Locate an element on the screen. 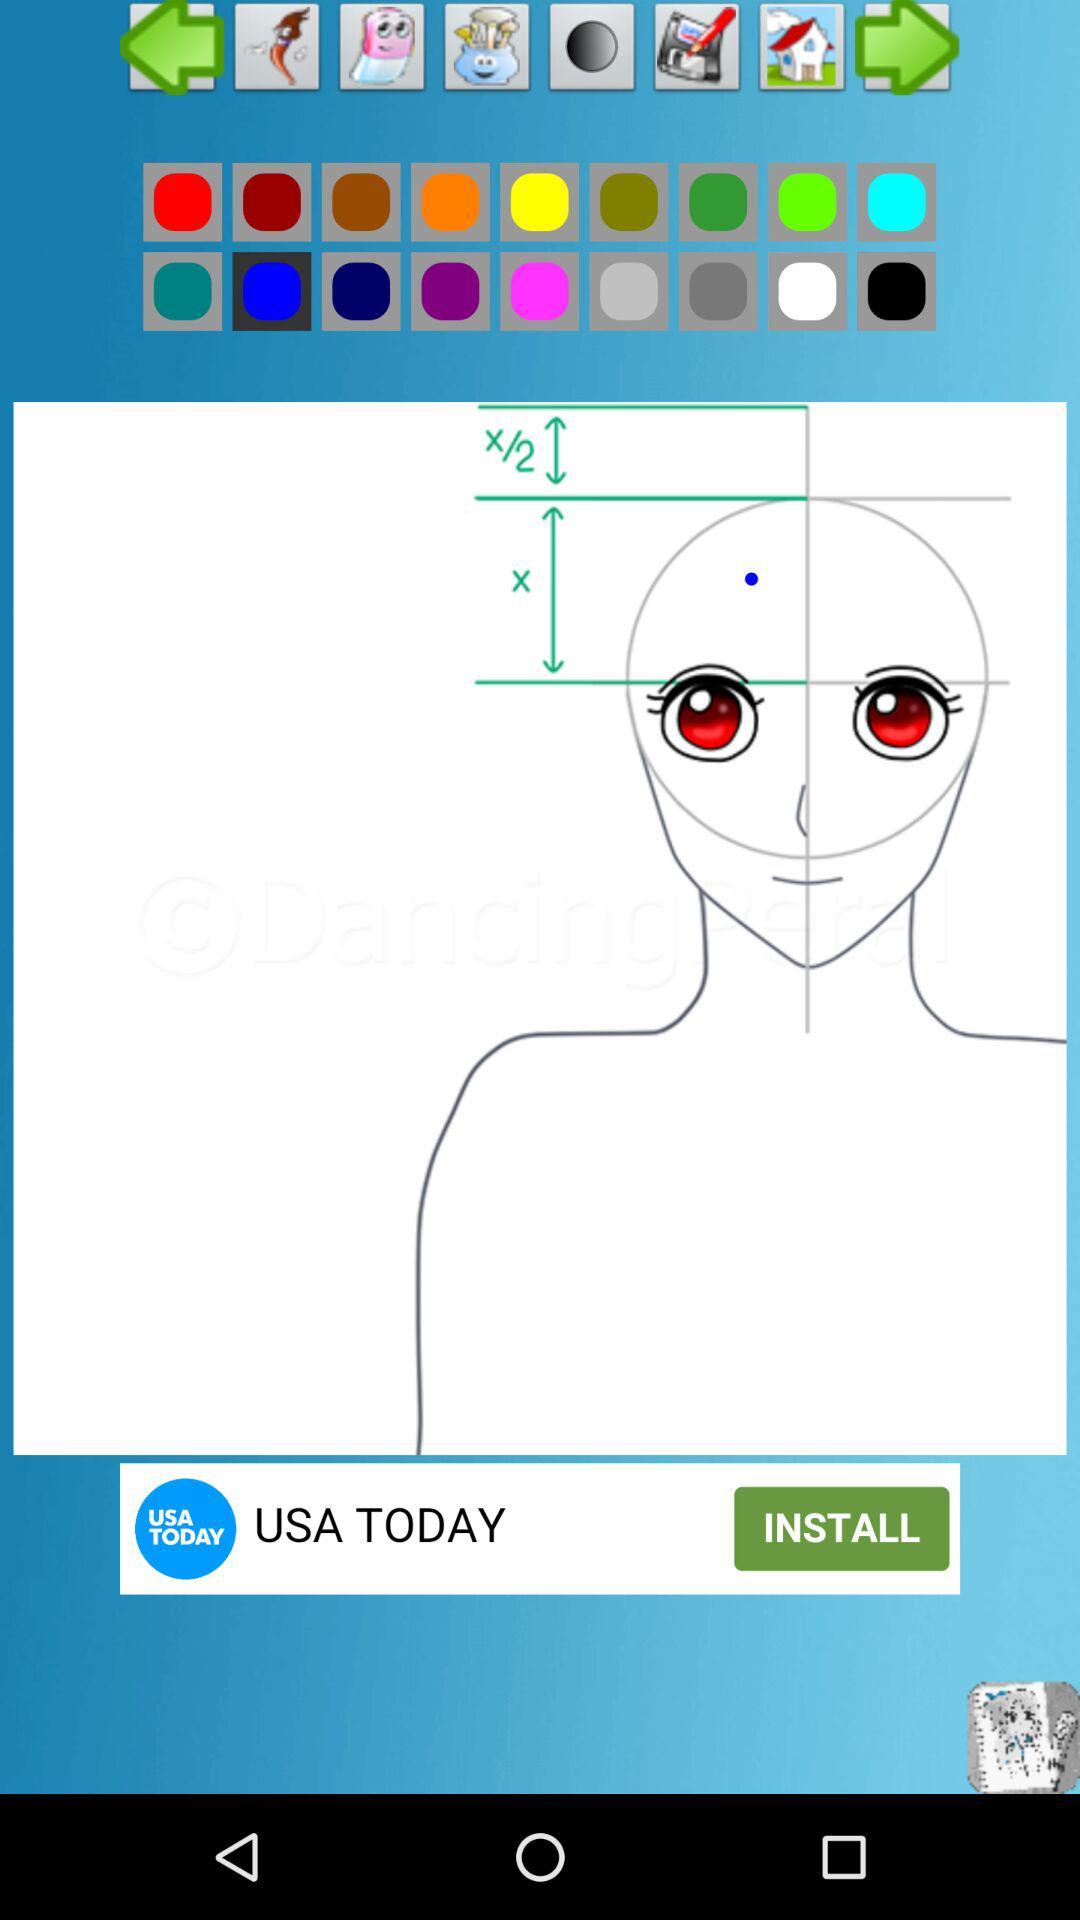 The height and width of the screenshot is (1920, 1080). green is located at coordinates (627, 202).